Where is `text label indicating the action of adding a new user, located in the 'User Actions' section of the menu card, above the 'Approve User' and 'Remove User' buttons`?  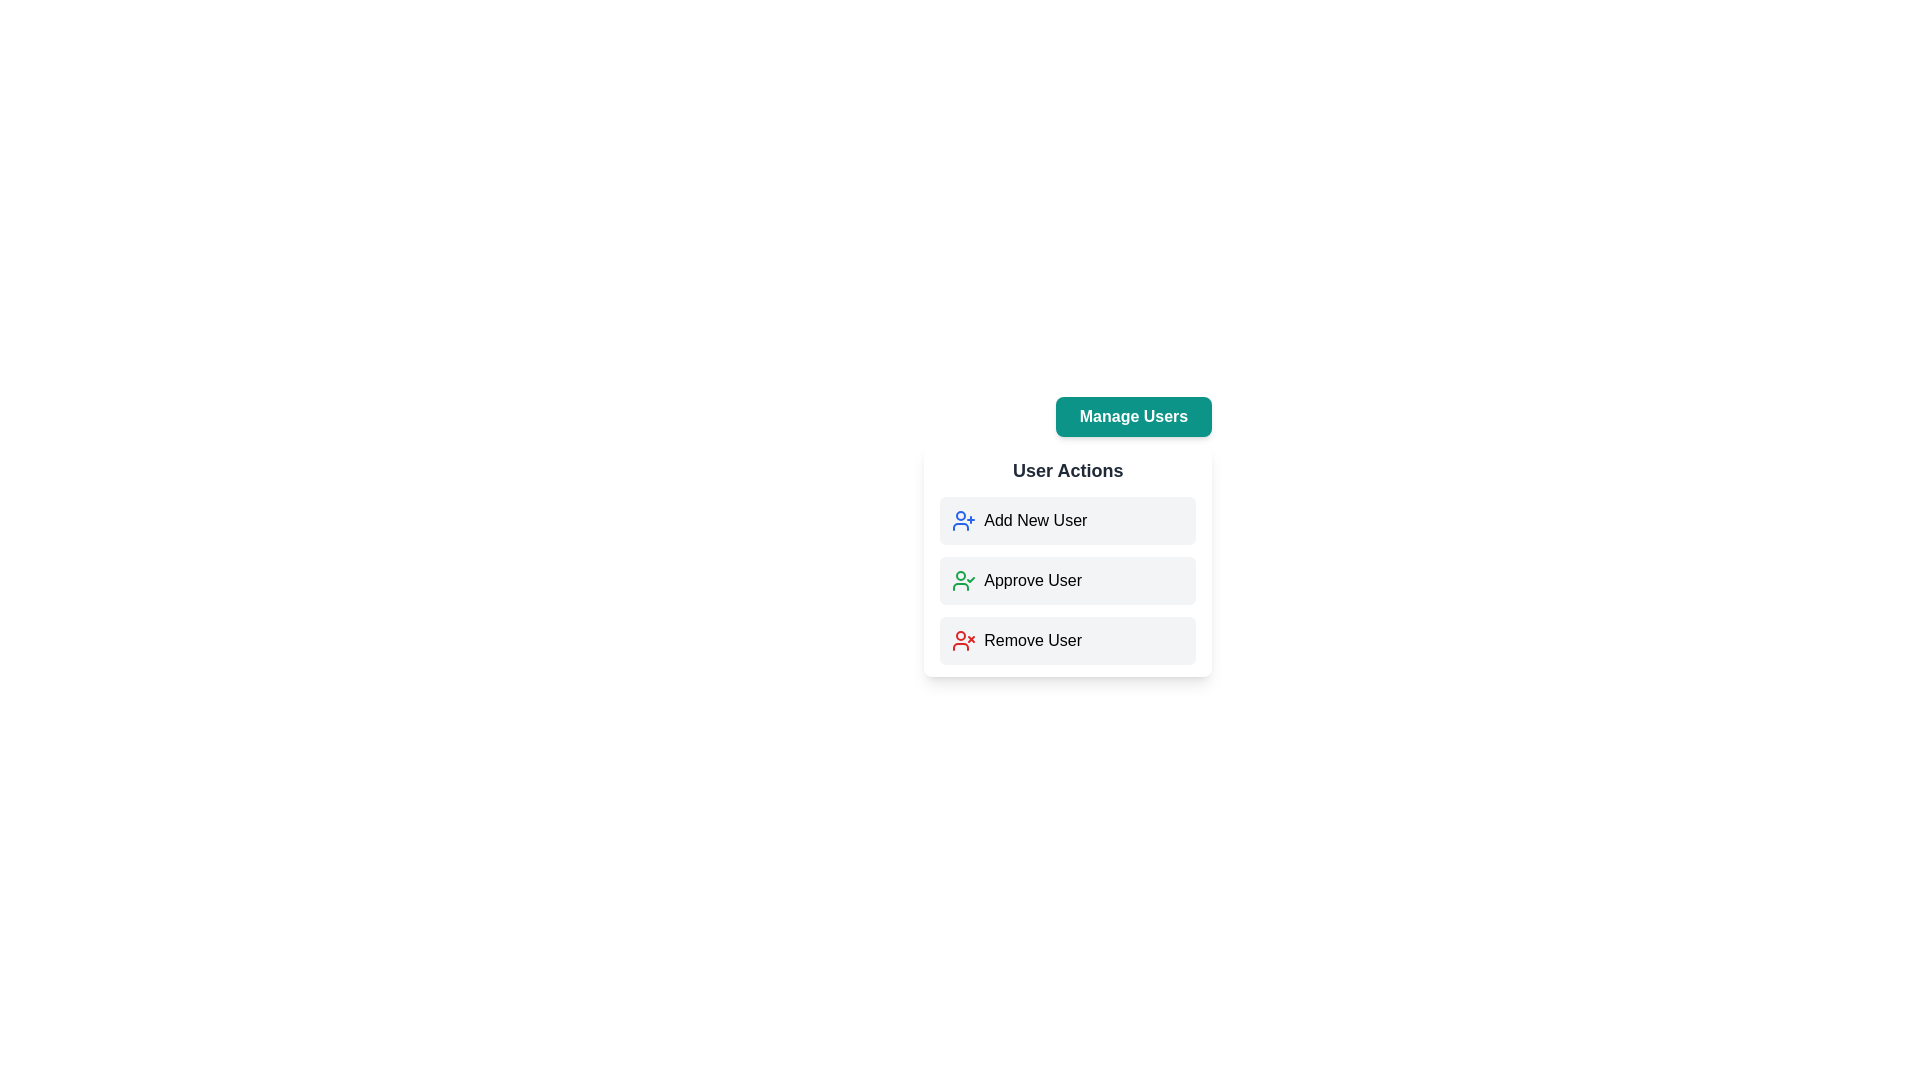
text label indicating the action of adding a new user, located in the 'User Actions' section of the menu card, above the 'Approve User' and 'Remove User' buttons is located at coordinates (1035, 519).